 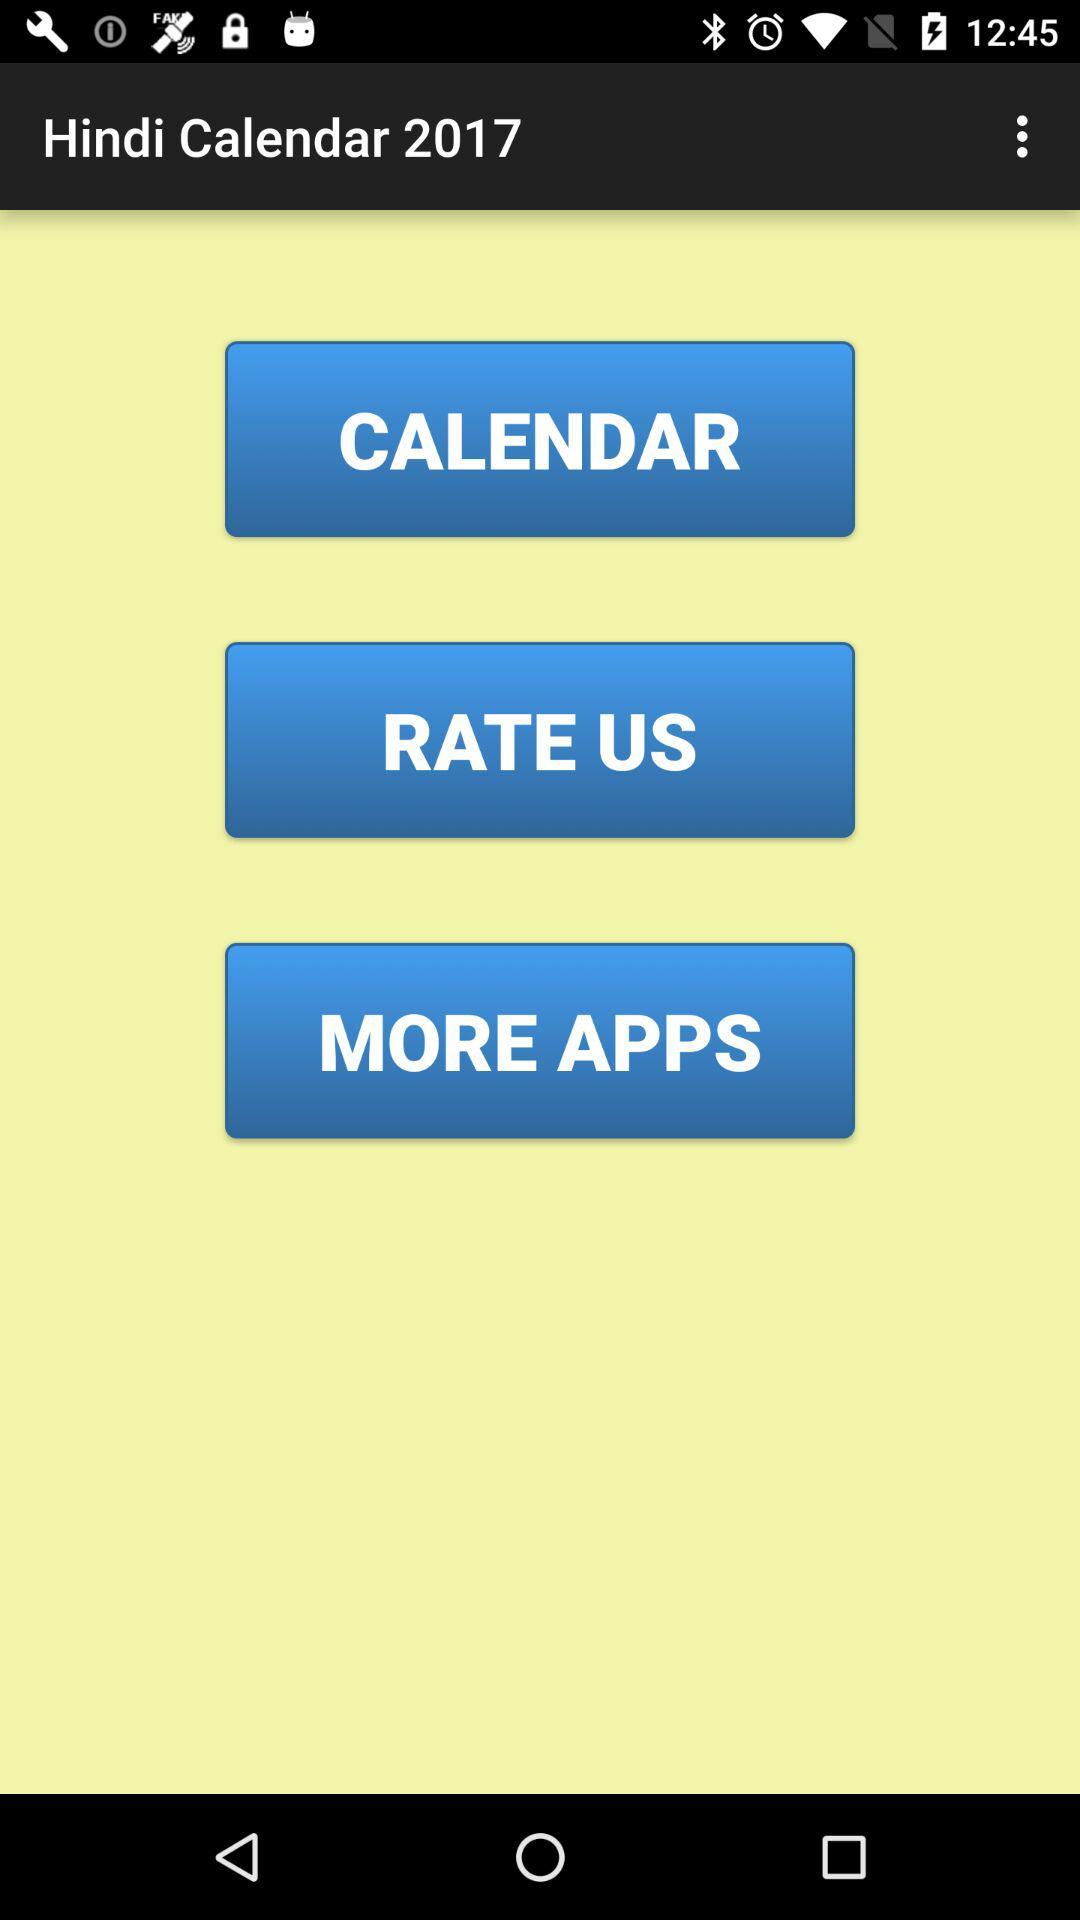 What do you see at coordinates (540, 1040) in the screenshot?
I see `item below rate us item` at bounding box center [540, 1040].